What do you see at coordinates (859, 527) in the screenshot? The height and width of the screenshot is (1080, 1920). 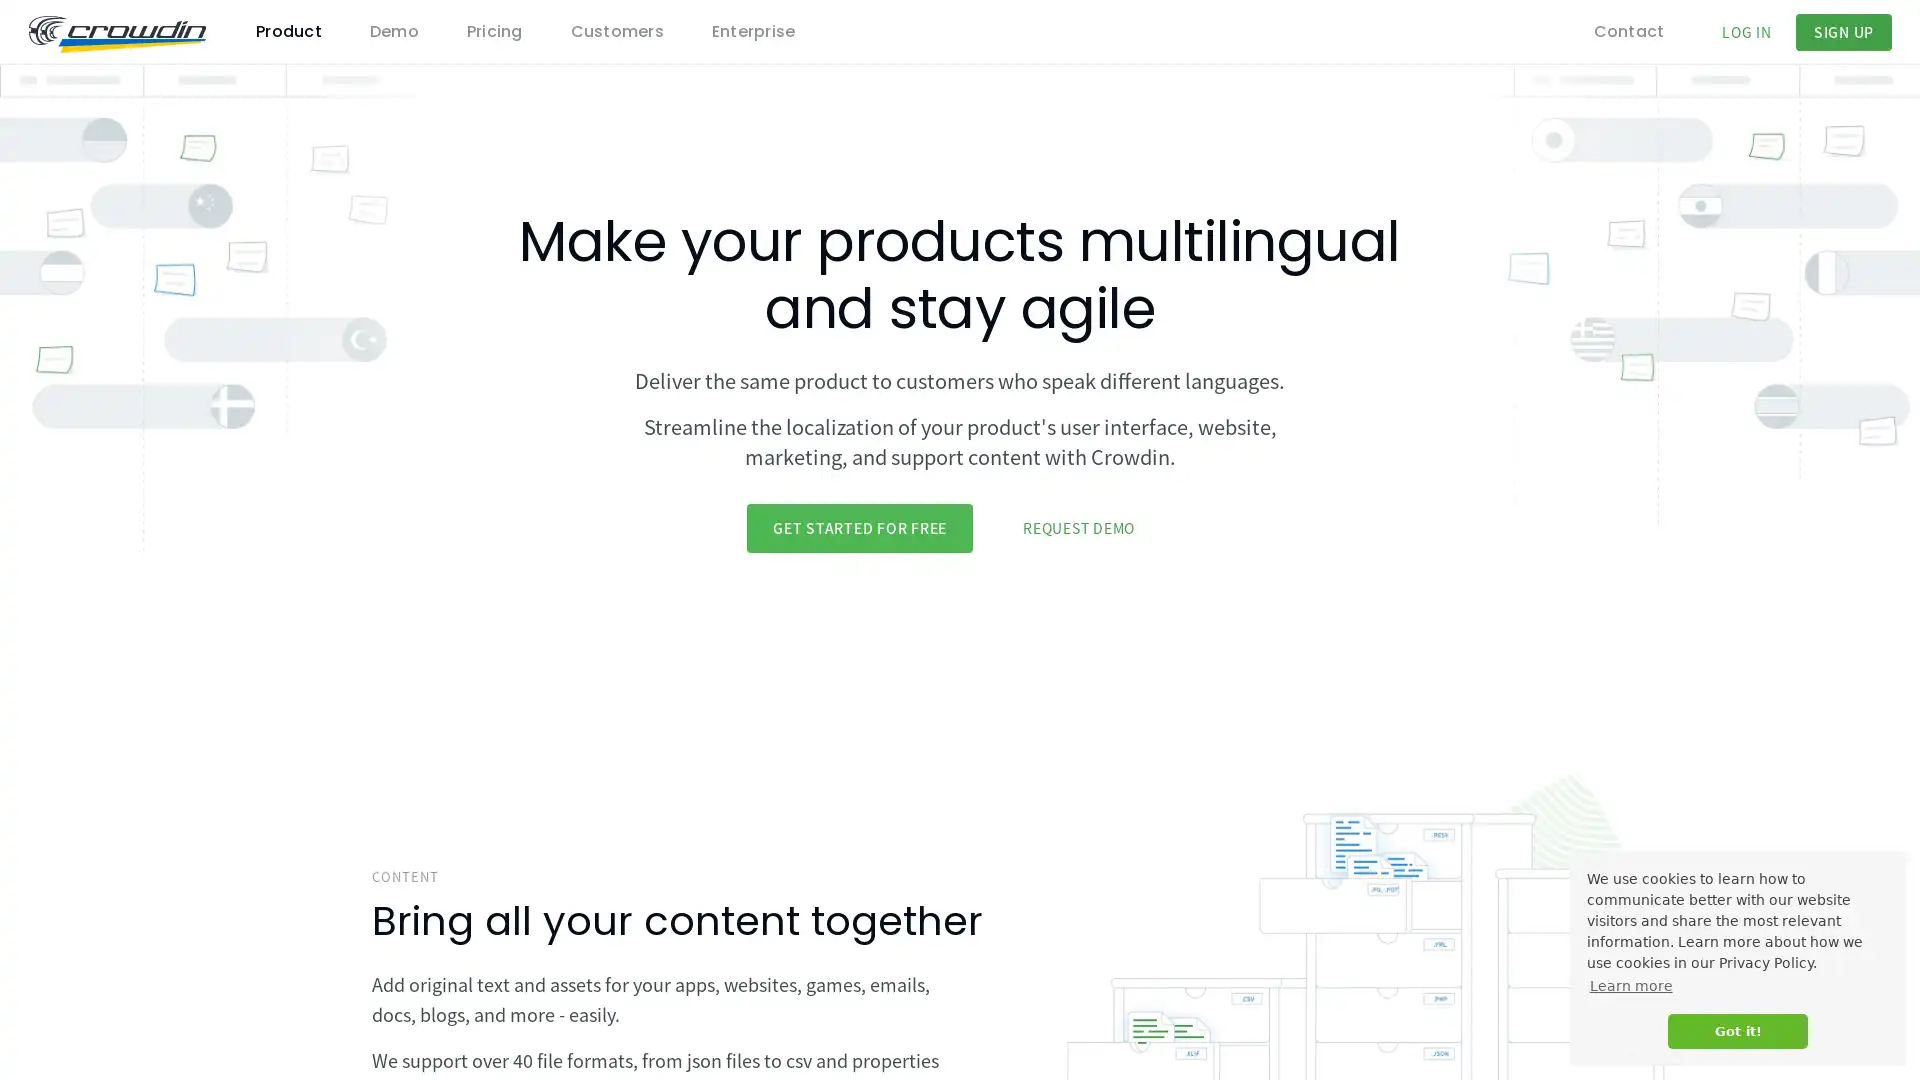 I see `GET STARTED FOR FREE` at bounding box center [859, 527].